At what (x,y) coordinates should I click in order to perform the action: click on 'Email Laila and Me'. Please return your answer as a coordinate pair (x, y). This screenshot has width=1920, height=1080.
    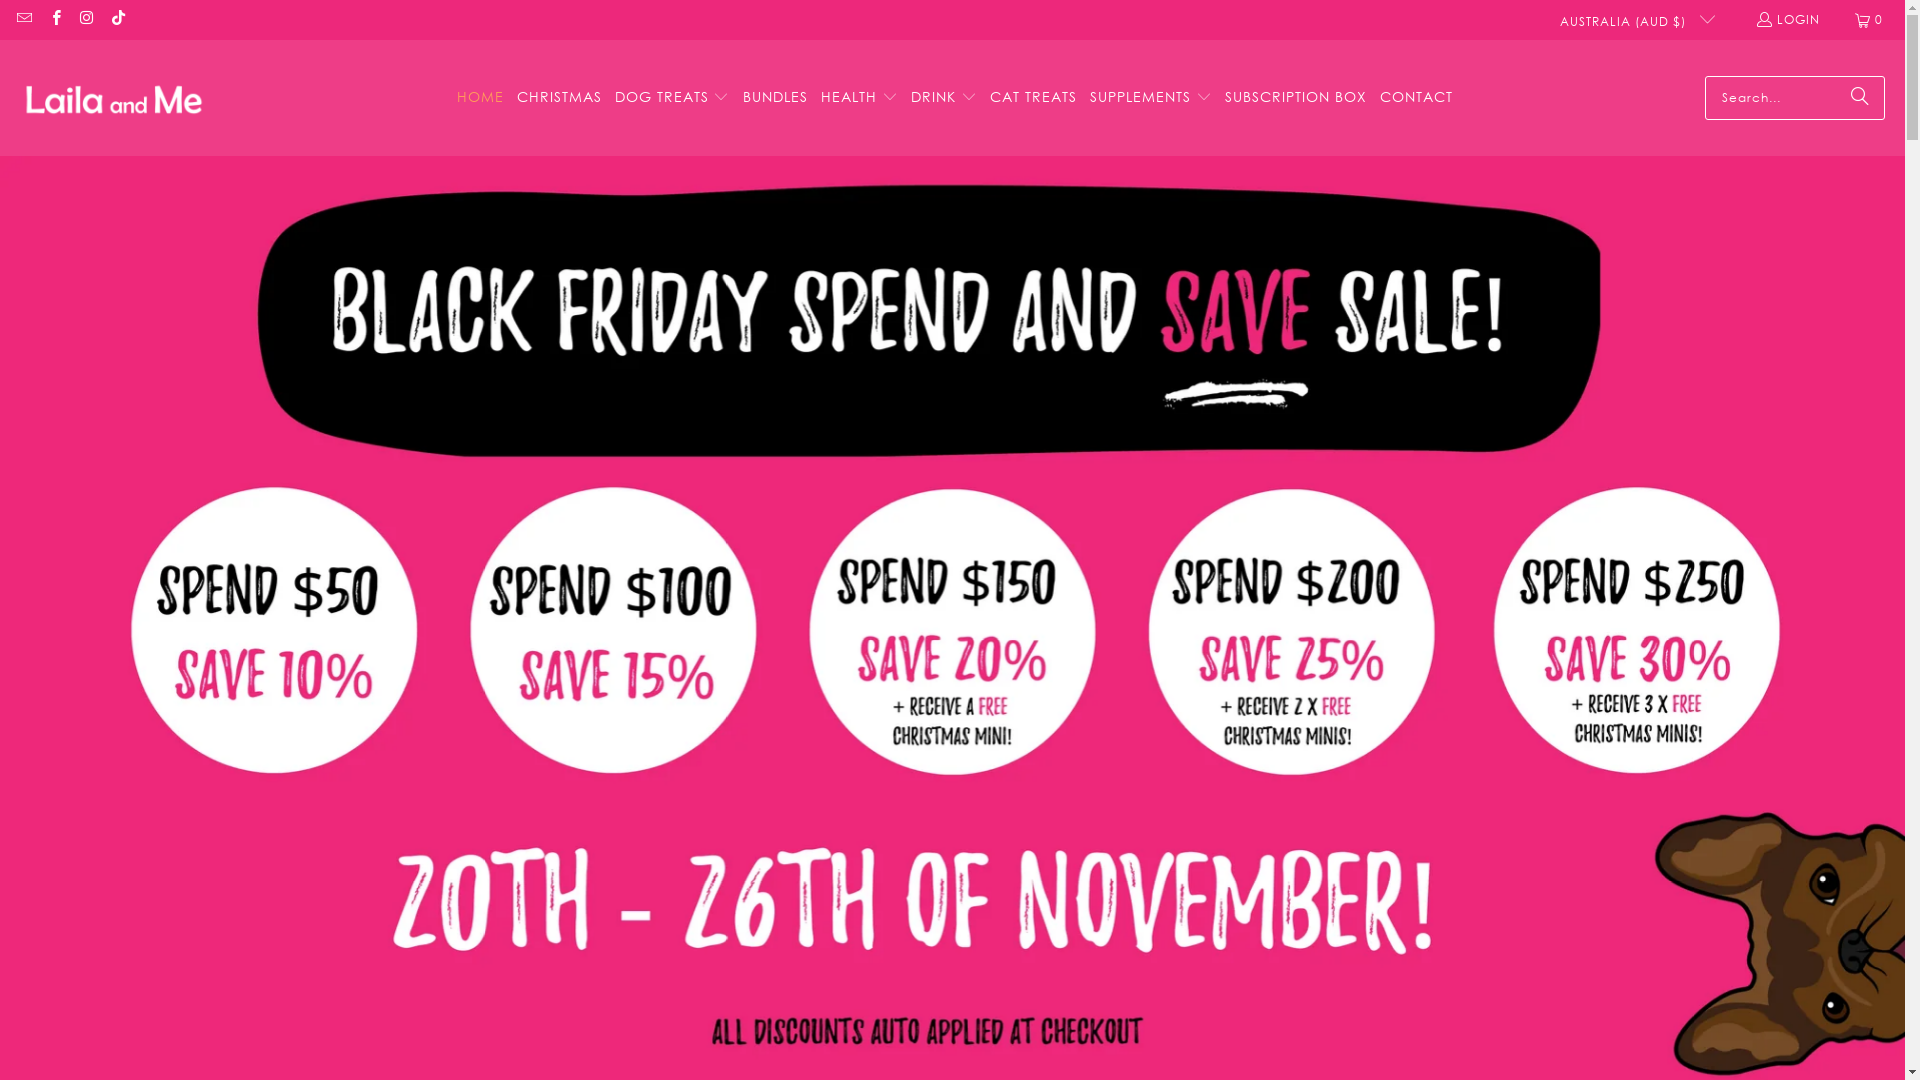
    Looking at the image, I should click on (23, 19).